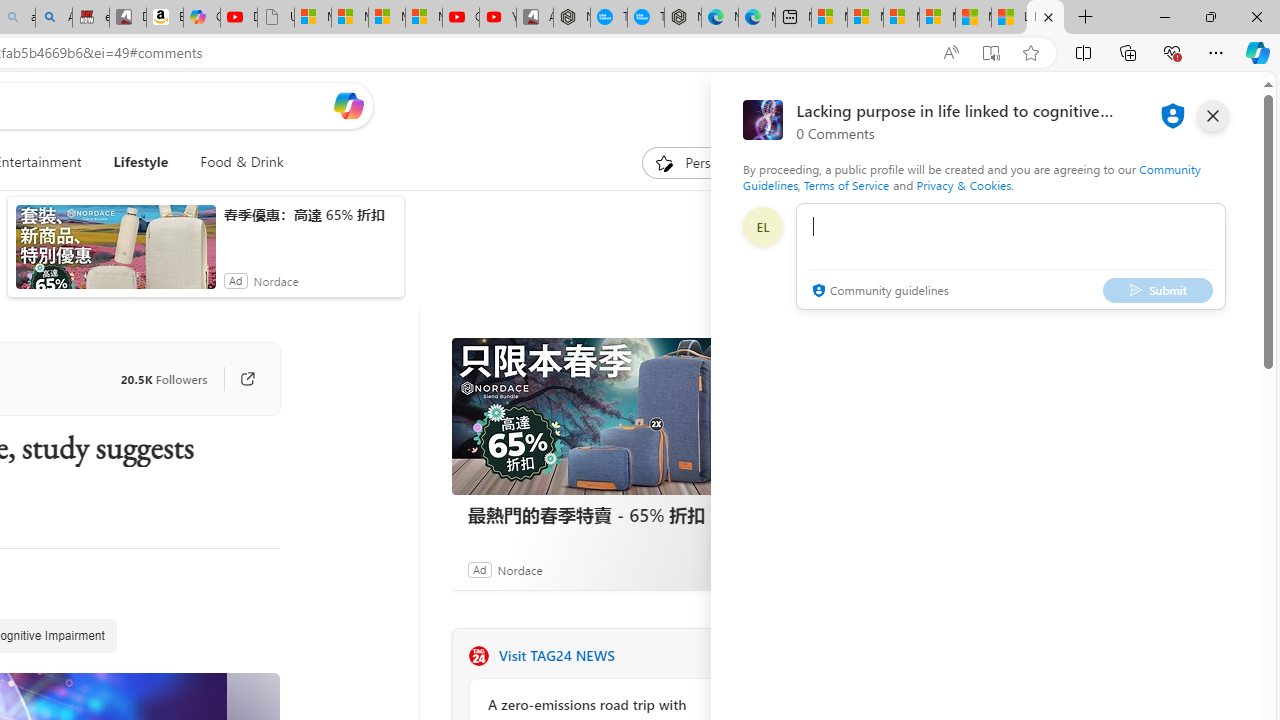 The height and width of the screenshot is (720, 1280). Describe the element at coordinates (477, 655) in the screenshot. I see `'TAG24 NEWS'` at that location.